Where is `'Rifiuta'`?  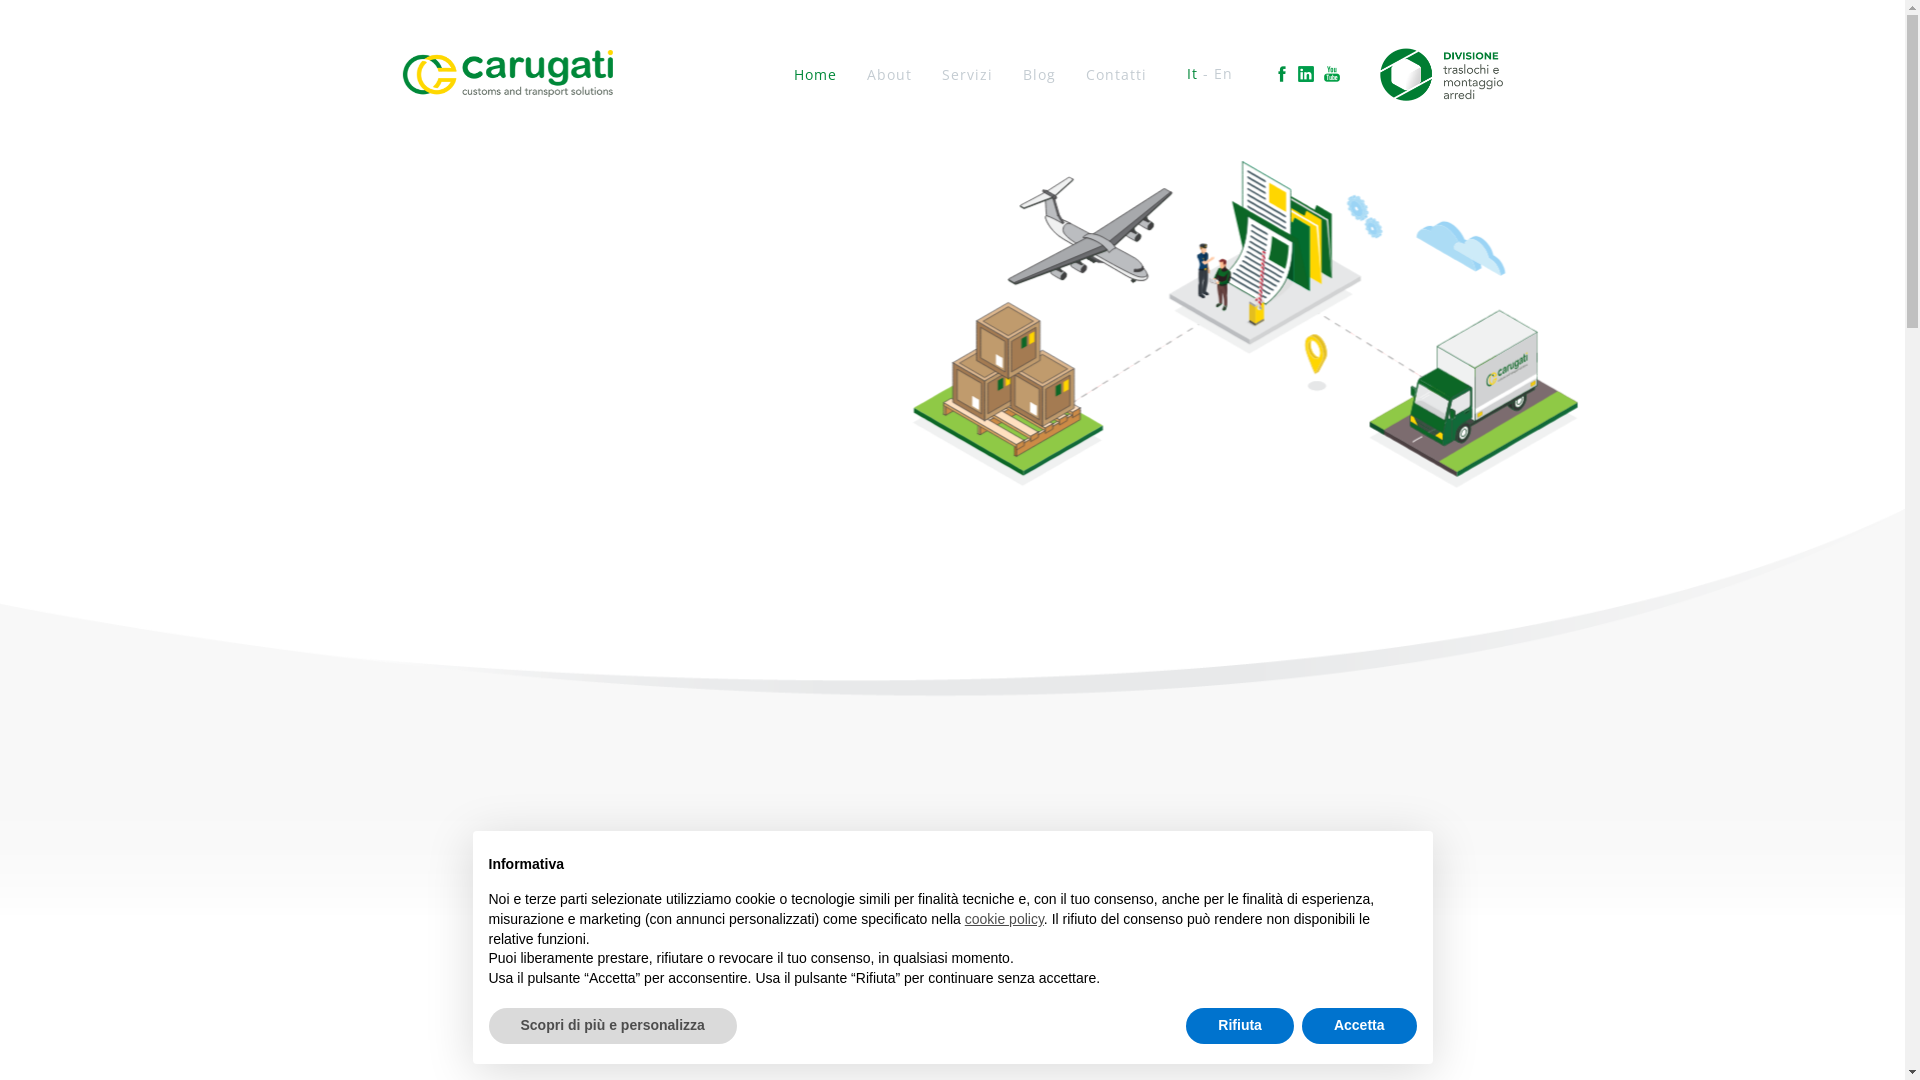
'Rifiuta' is located at coordinates (1238, 1026).